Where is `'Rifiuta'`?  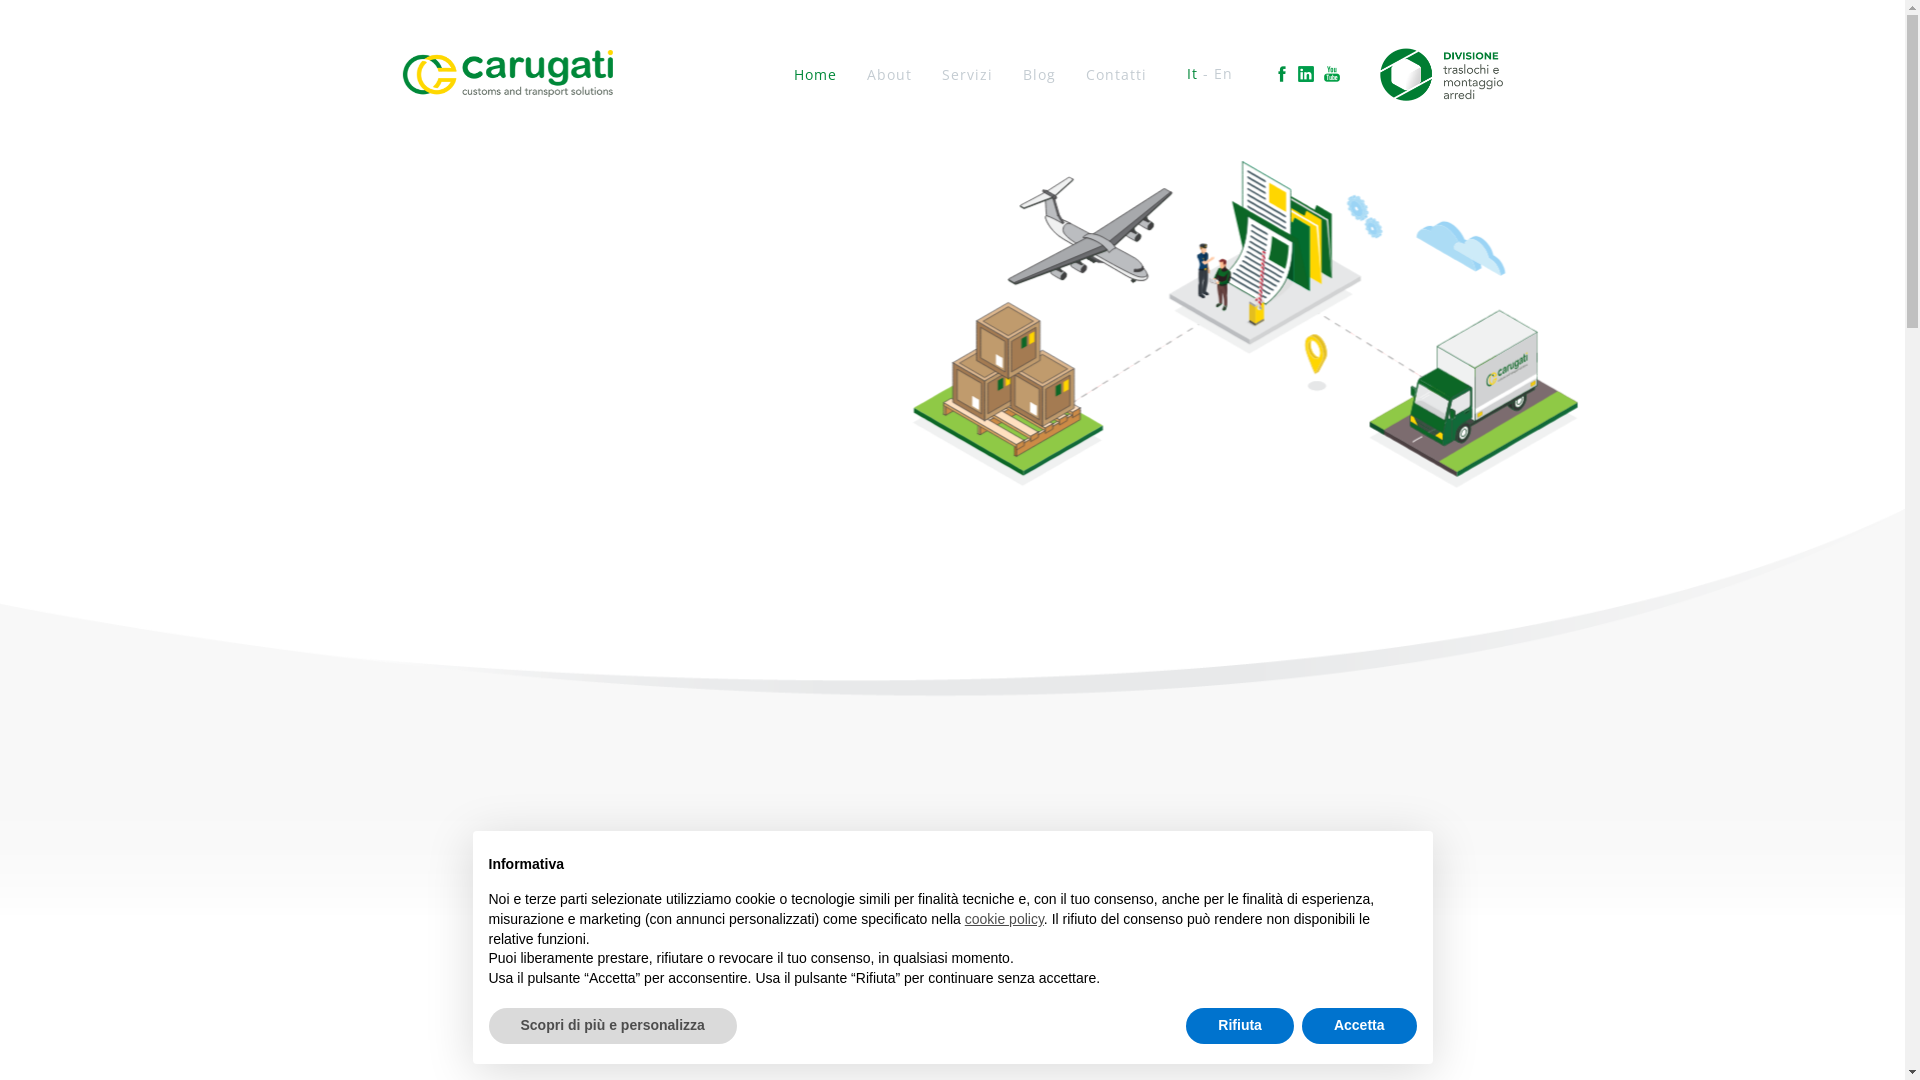
'Rifiuta' is located at coordinates (1238, 1026).